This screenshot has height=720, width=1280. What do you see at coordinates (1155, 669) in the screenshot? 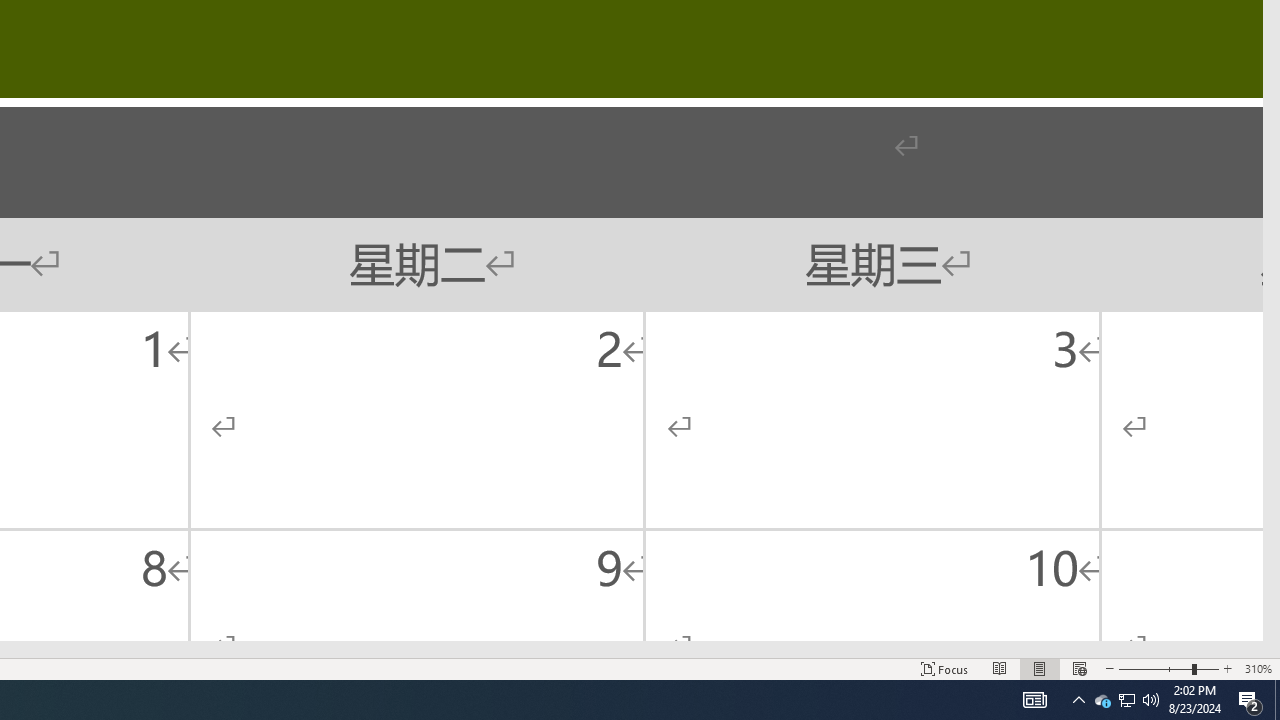
I see `'Zoom Out'` at bounding box center [1155, 669].